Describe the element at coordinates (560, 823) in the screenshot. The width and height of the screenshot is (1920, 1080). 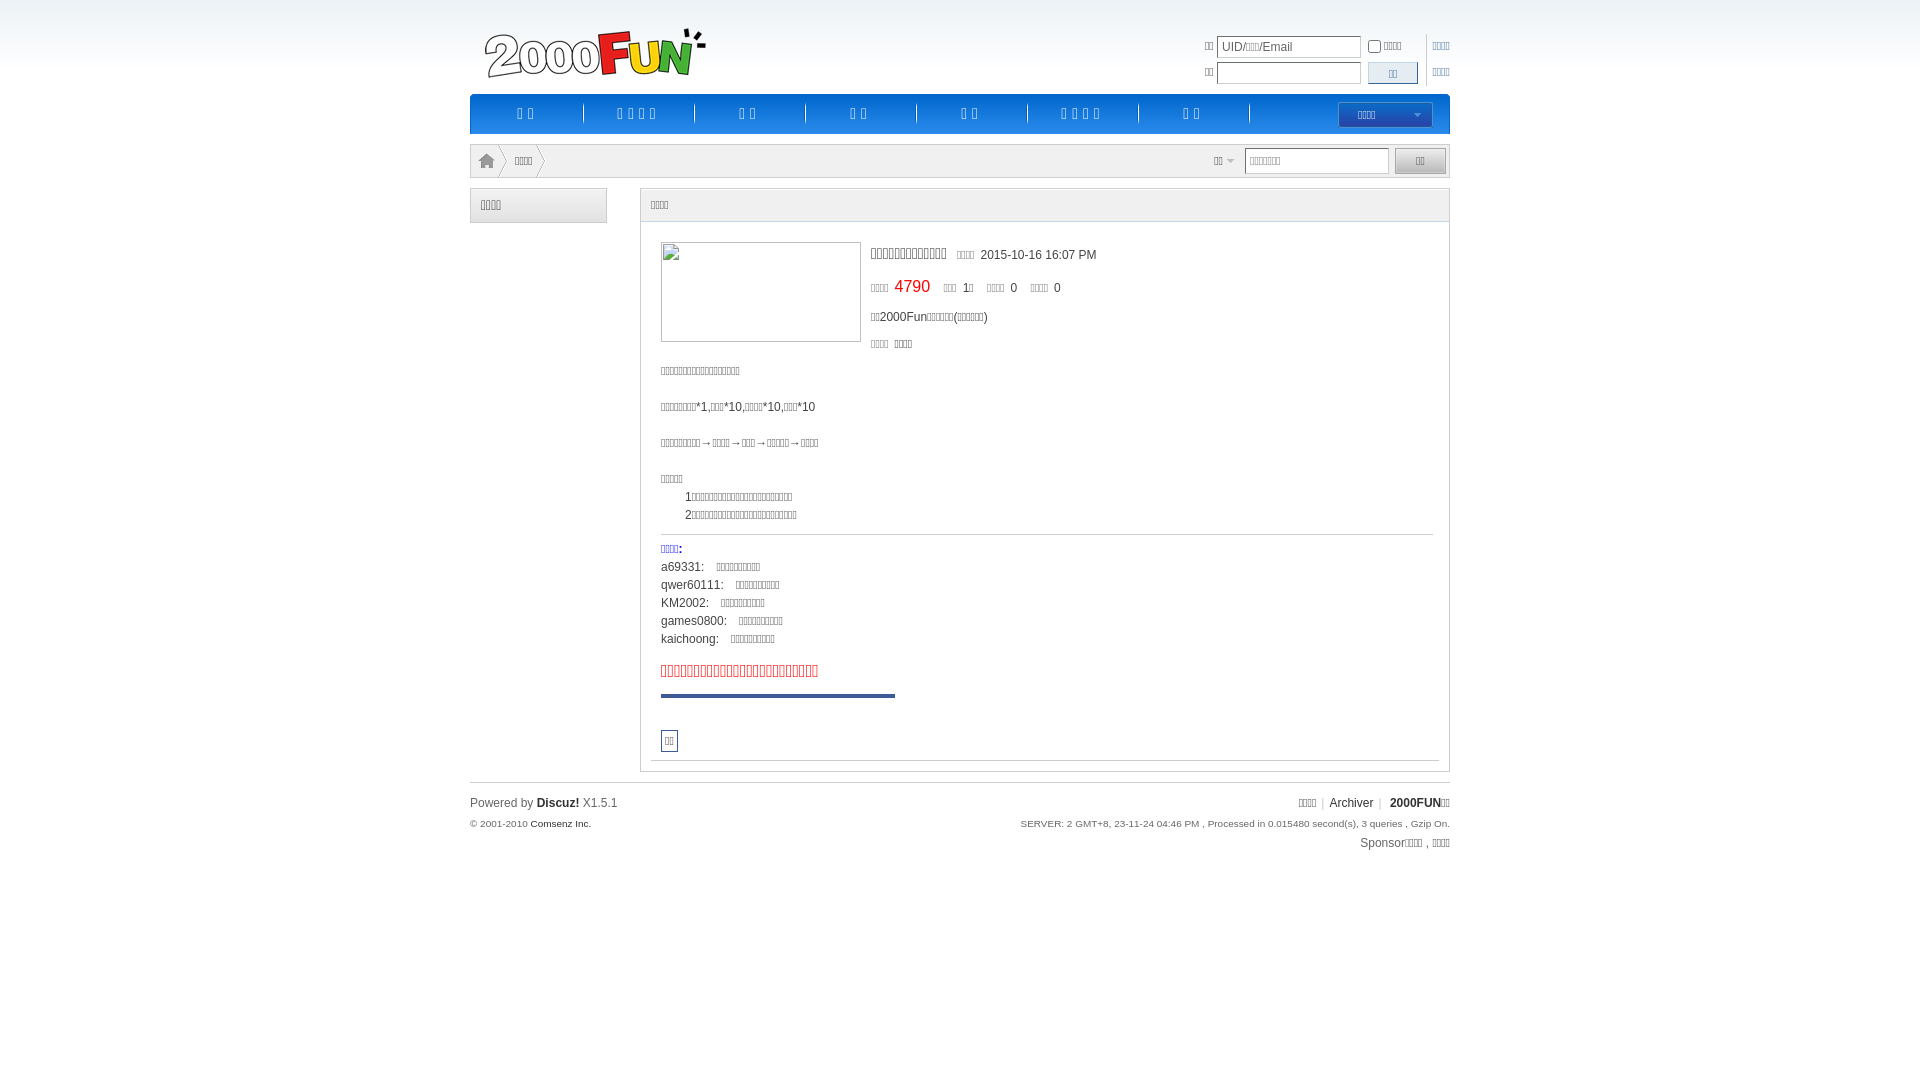
I see `'Comsenz Inc.'` at that location.